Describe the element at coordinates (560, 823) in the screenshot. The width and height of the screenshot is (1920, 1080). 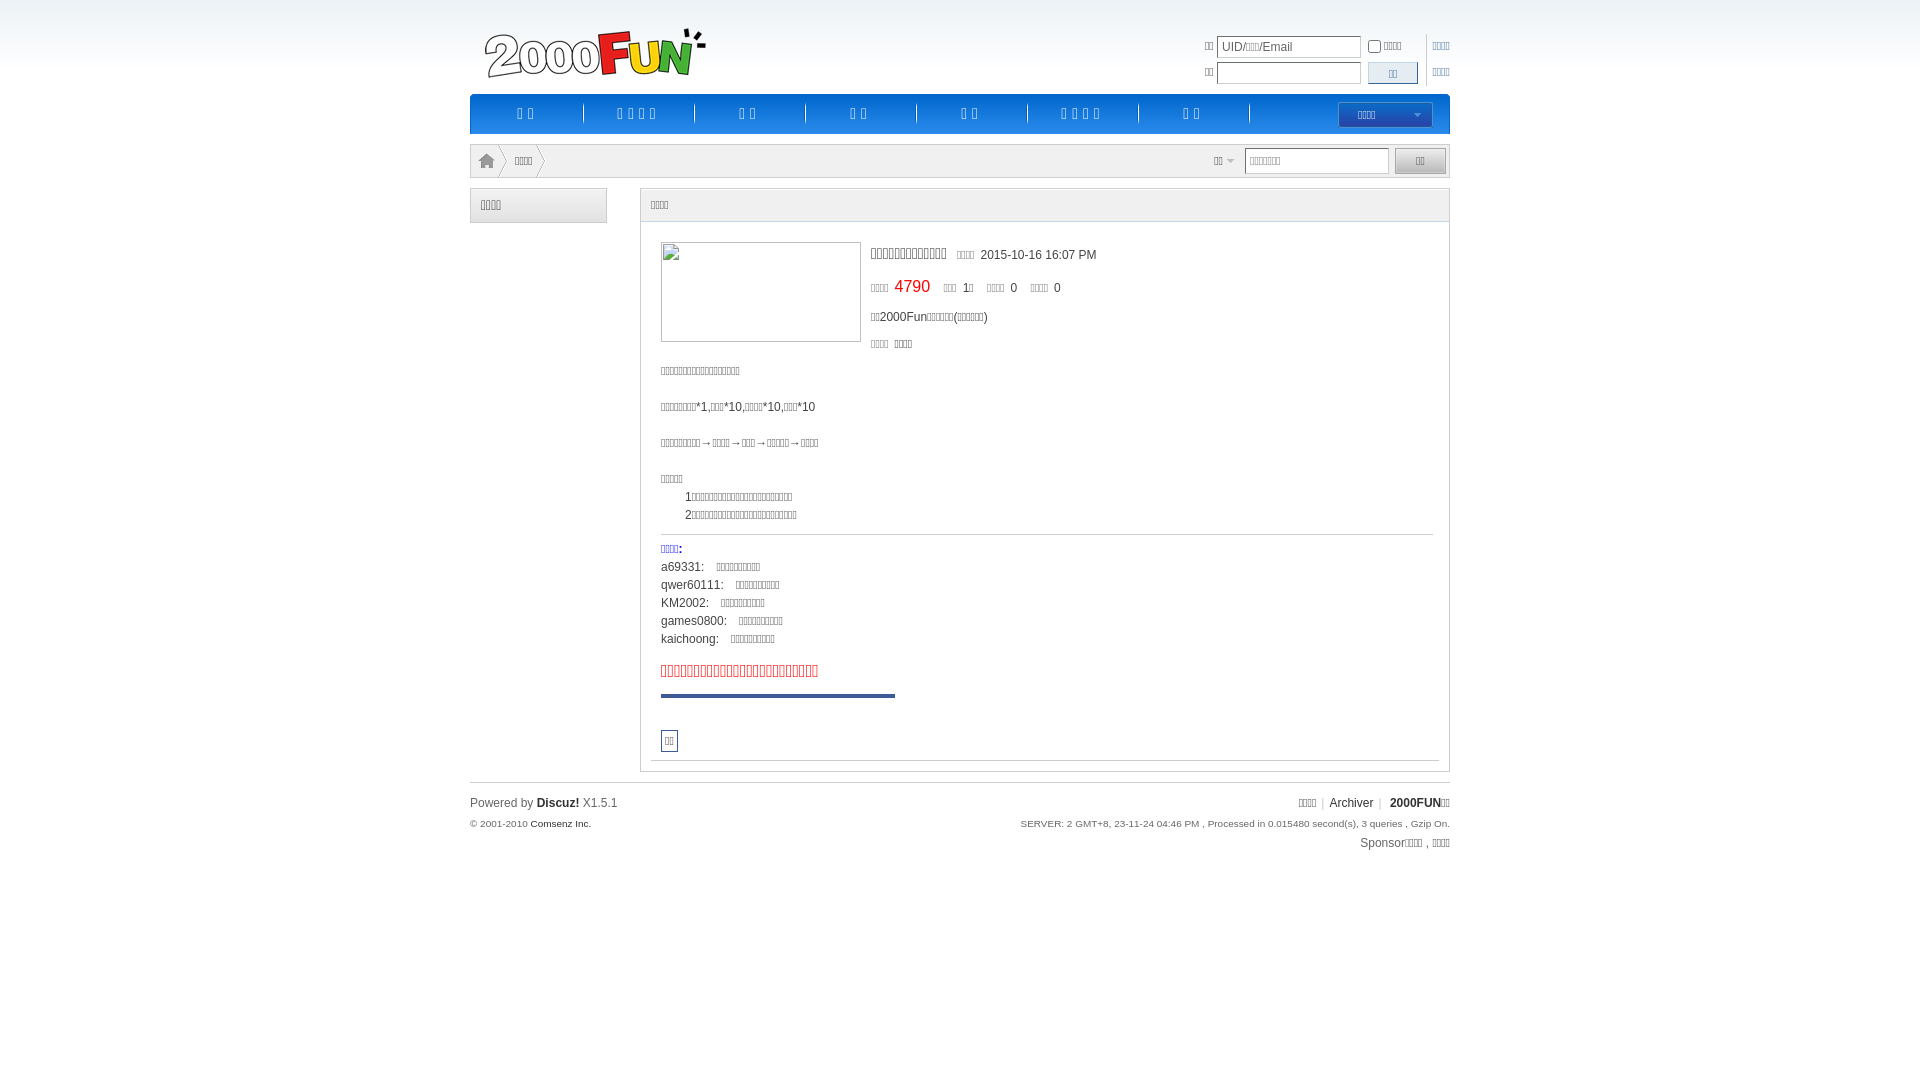
I see `'Comsenz Inc.'` at that location.